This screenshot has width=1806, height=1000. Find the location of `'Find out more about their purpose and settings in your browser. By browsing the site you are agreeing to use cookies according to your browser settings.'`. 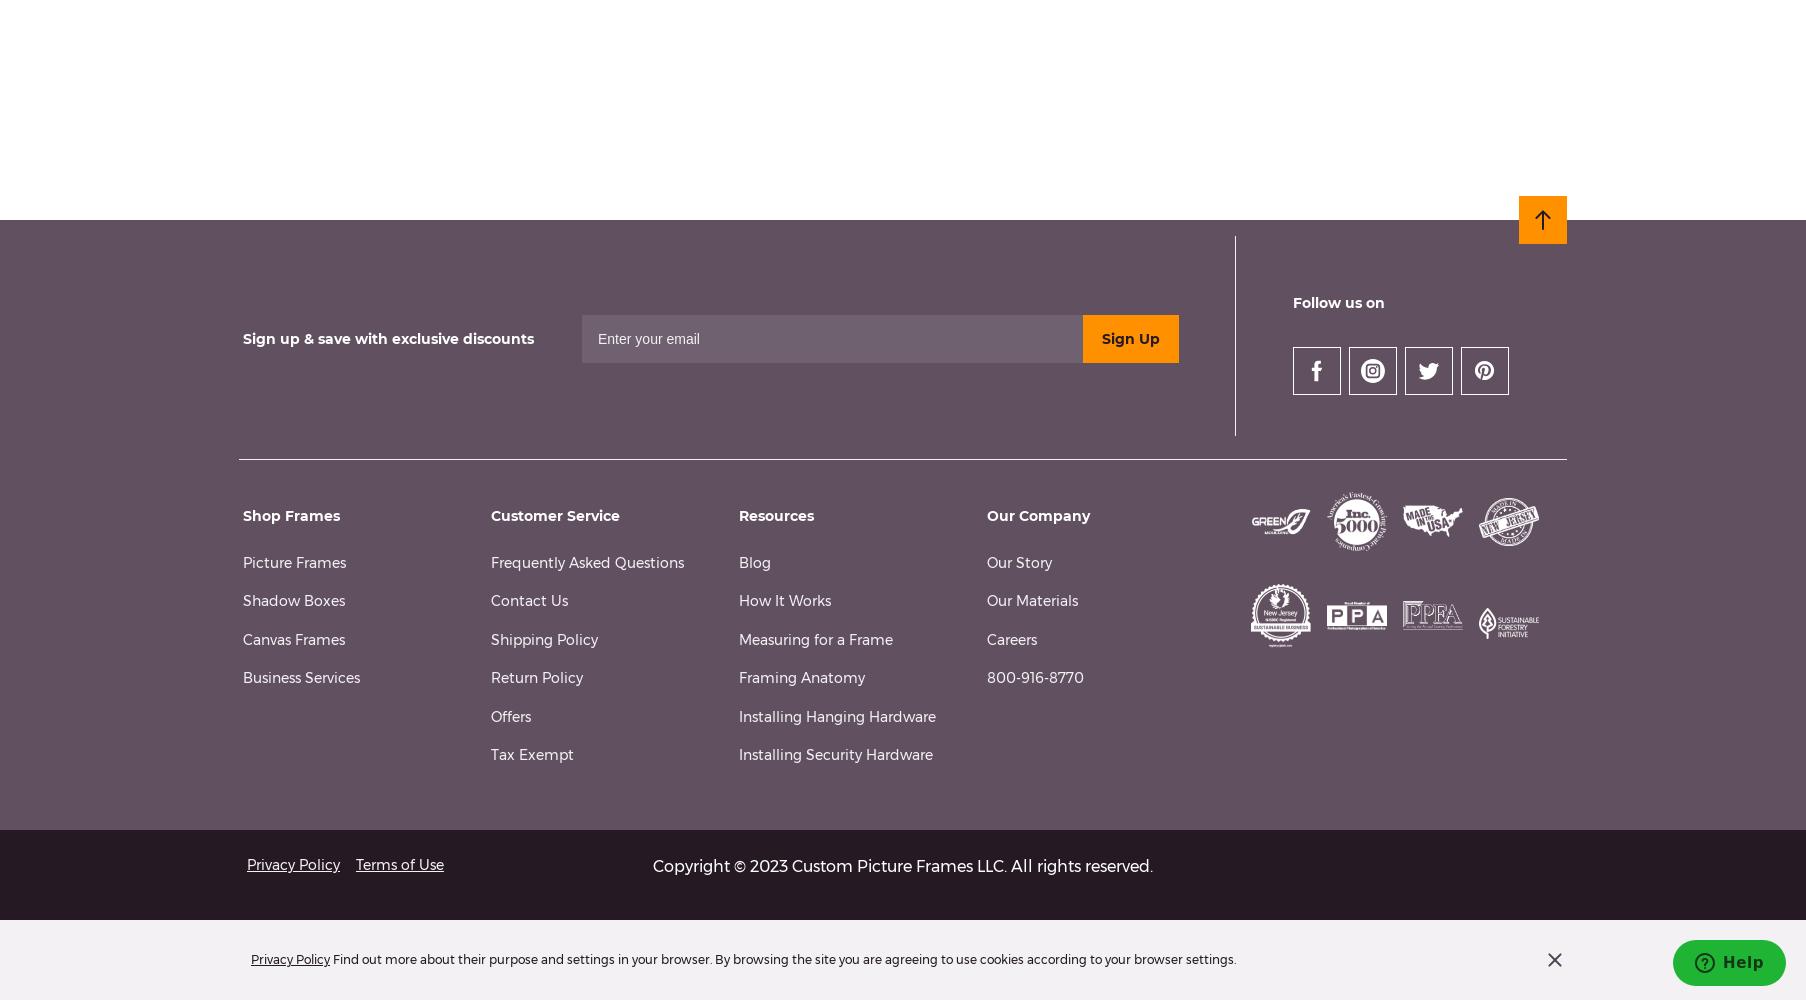

'Find out more about their purpose and settings in your browser. By browsing the site you are agreeing to use cookies according to your browser settings.' is located at coordinates (782, 958).